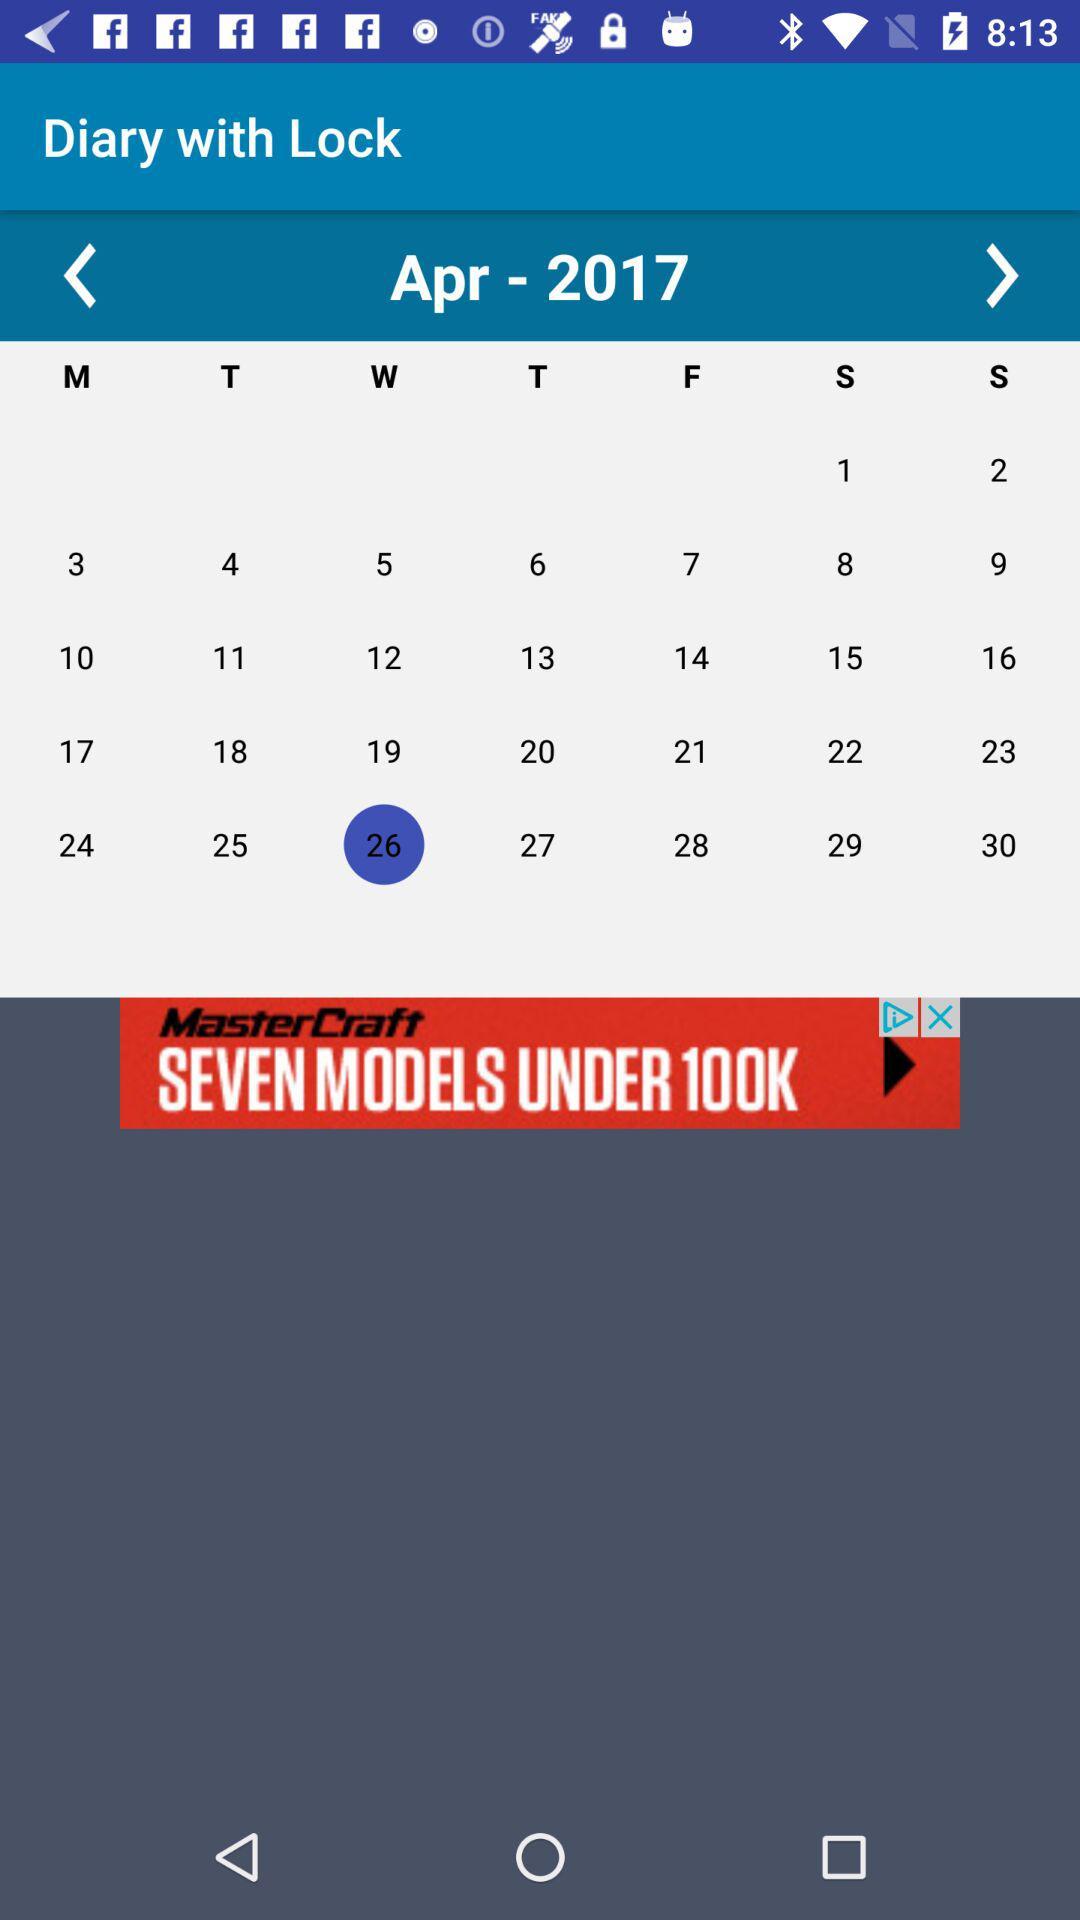 This screenshot has height=1920, width=1080. I want to click on advertisement link to different site, so click(540, 1062).